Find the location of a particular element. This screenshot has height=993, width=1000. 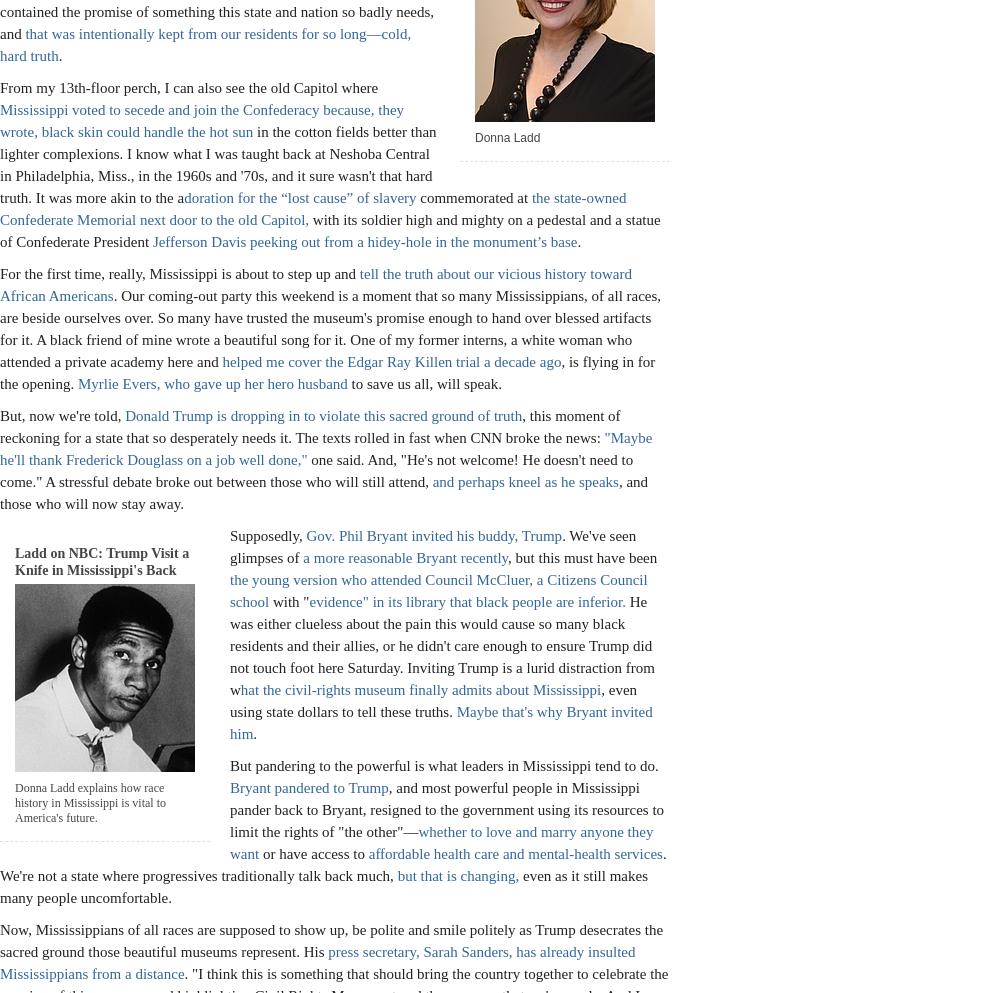

'Donna Ladd' is located at coordinates (507, 137).